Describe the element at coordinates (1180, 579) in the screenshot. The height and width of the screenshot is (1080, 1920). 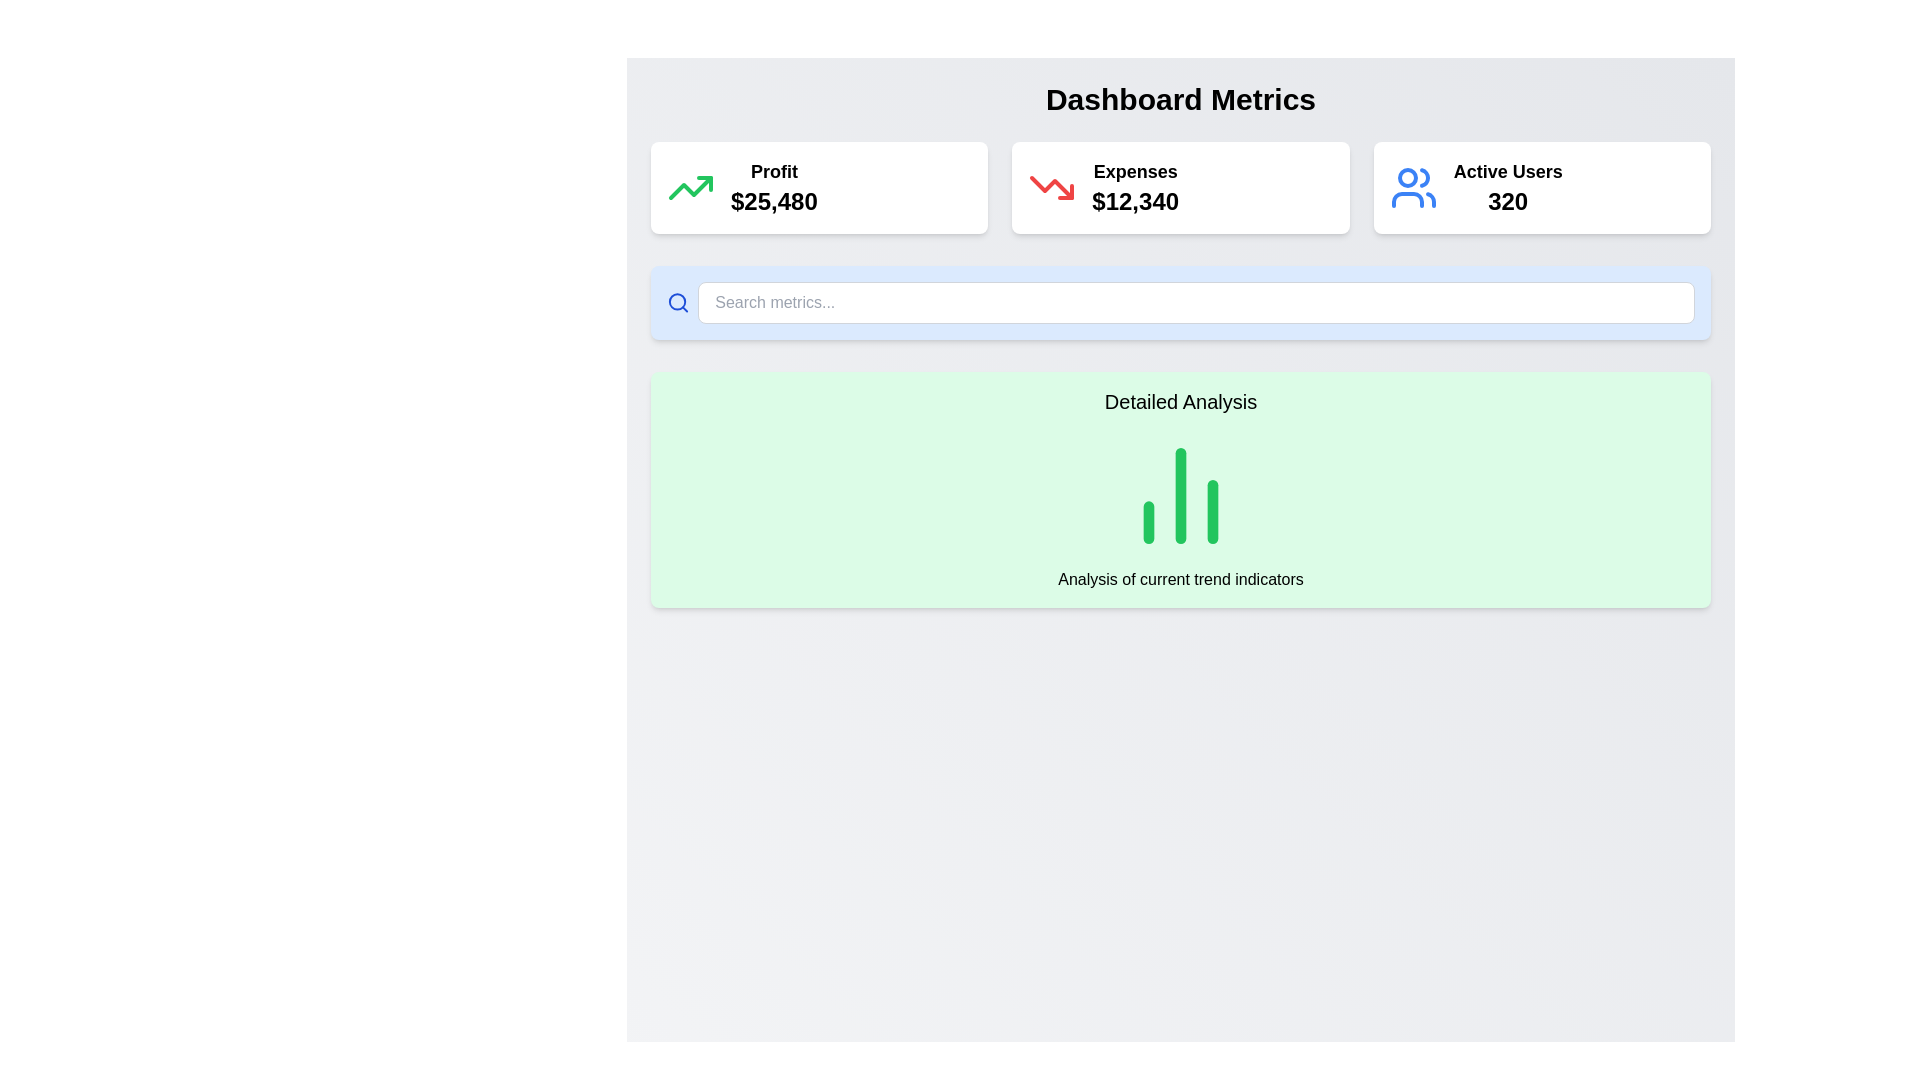
I see `text block containing 'Analysis of current trend indicators' which is centered within a light green background at the bottom of the rectangular green section` at that location.